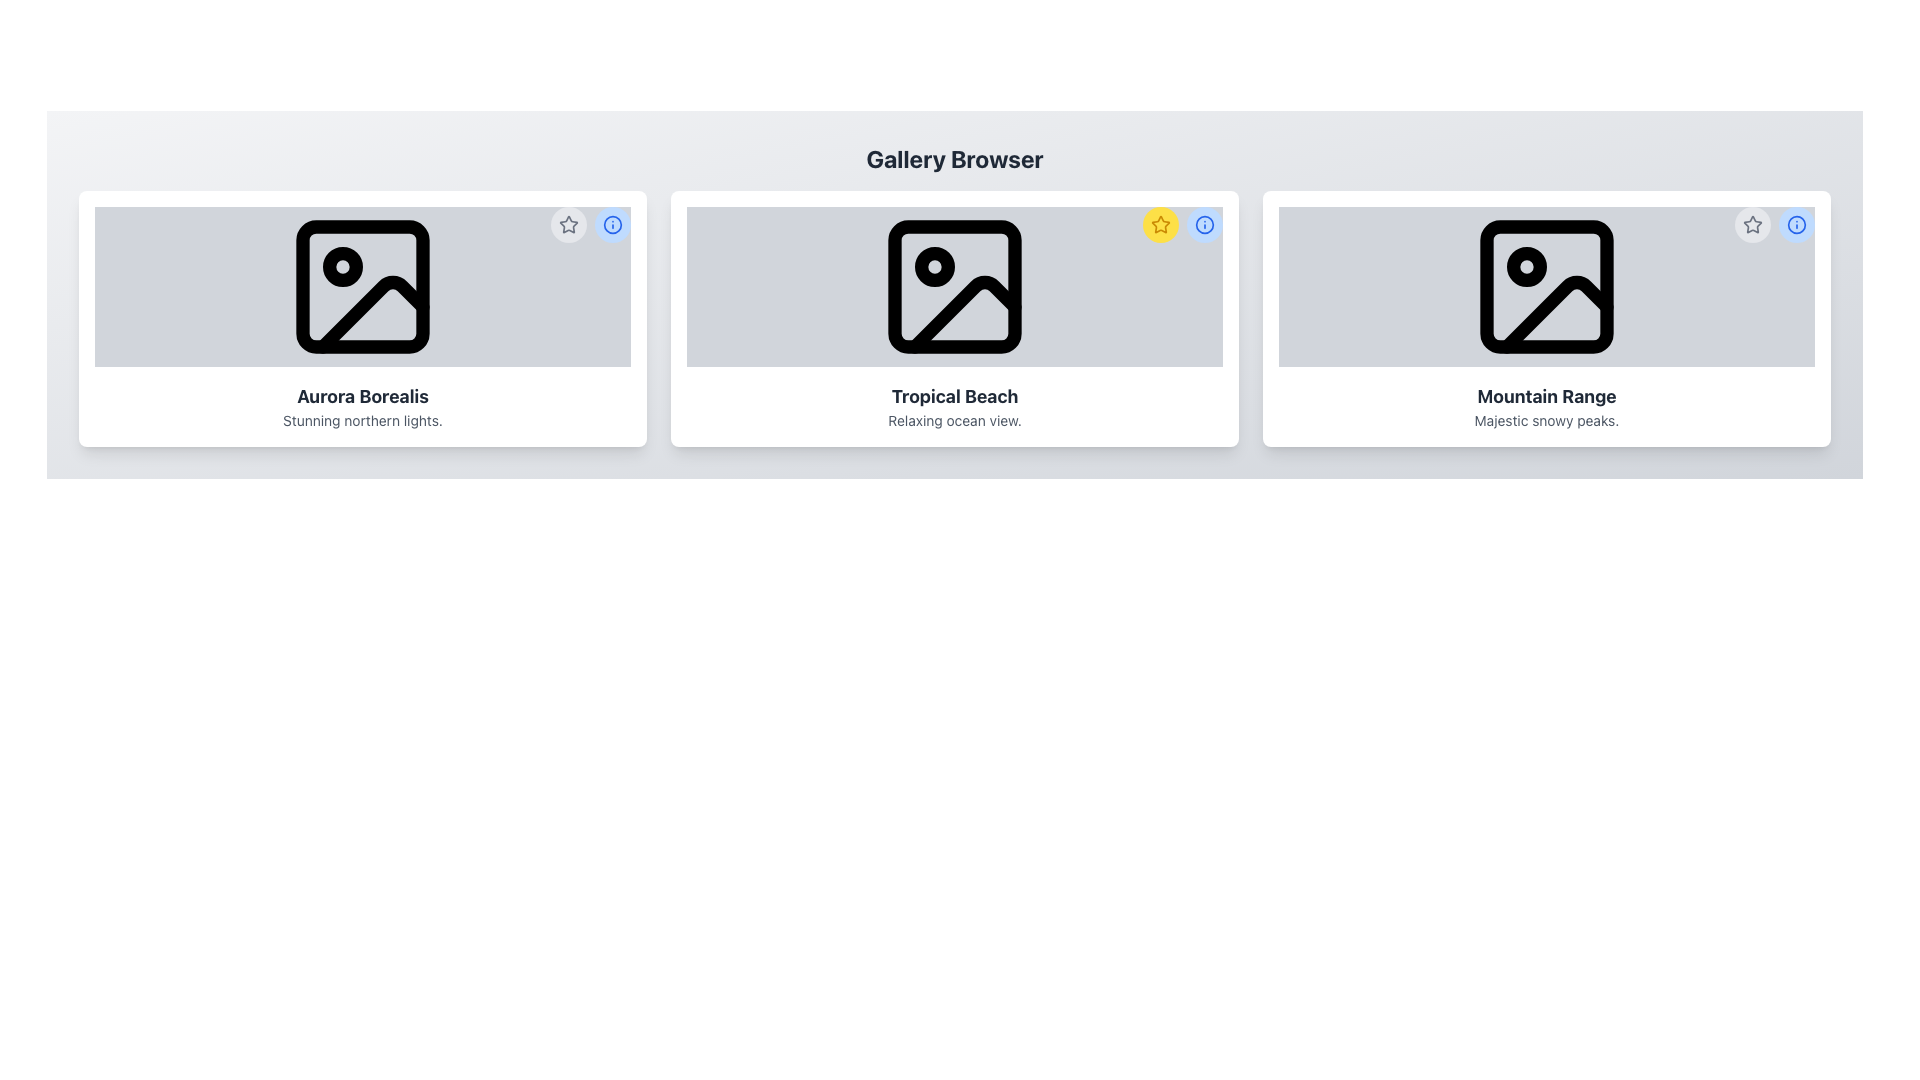  Describe the element at coordinates (568, 224) in the screenshot. I see `the star icon in the top-right corner of the 'Tropical Beach' card` at that location.